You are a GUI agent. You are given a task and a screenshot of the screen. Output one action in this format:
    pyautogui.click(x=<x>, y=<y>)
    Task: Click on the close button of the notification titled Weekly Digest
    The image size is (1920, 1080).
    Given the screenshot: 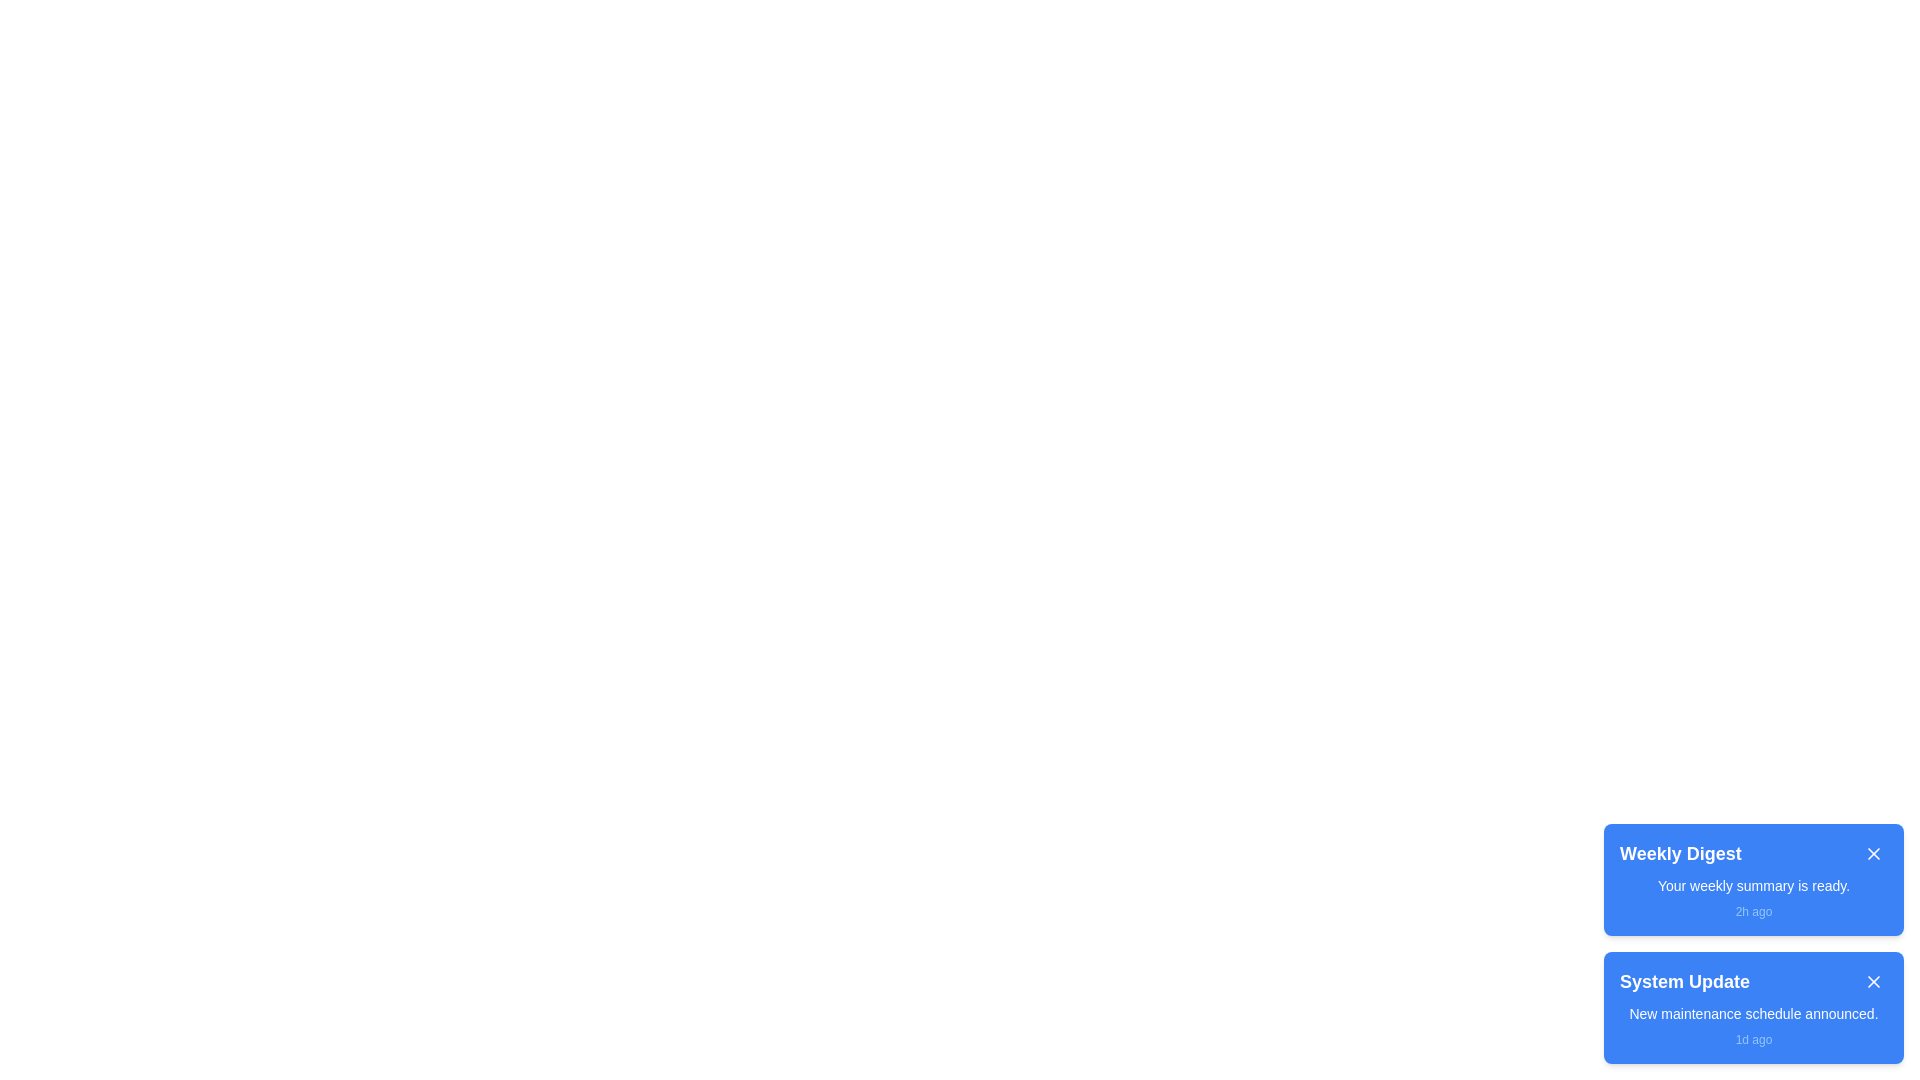 What is the action you would take?
    pyautogui.click(x=1872, y=853)
    